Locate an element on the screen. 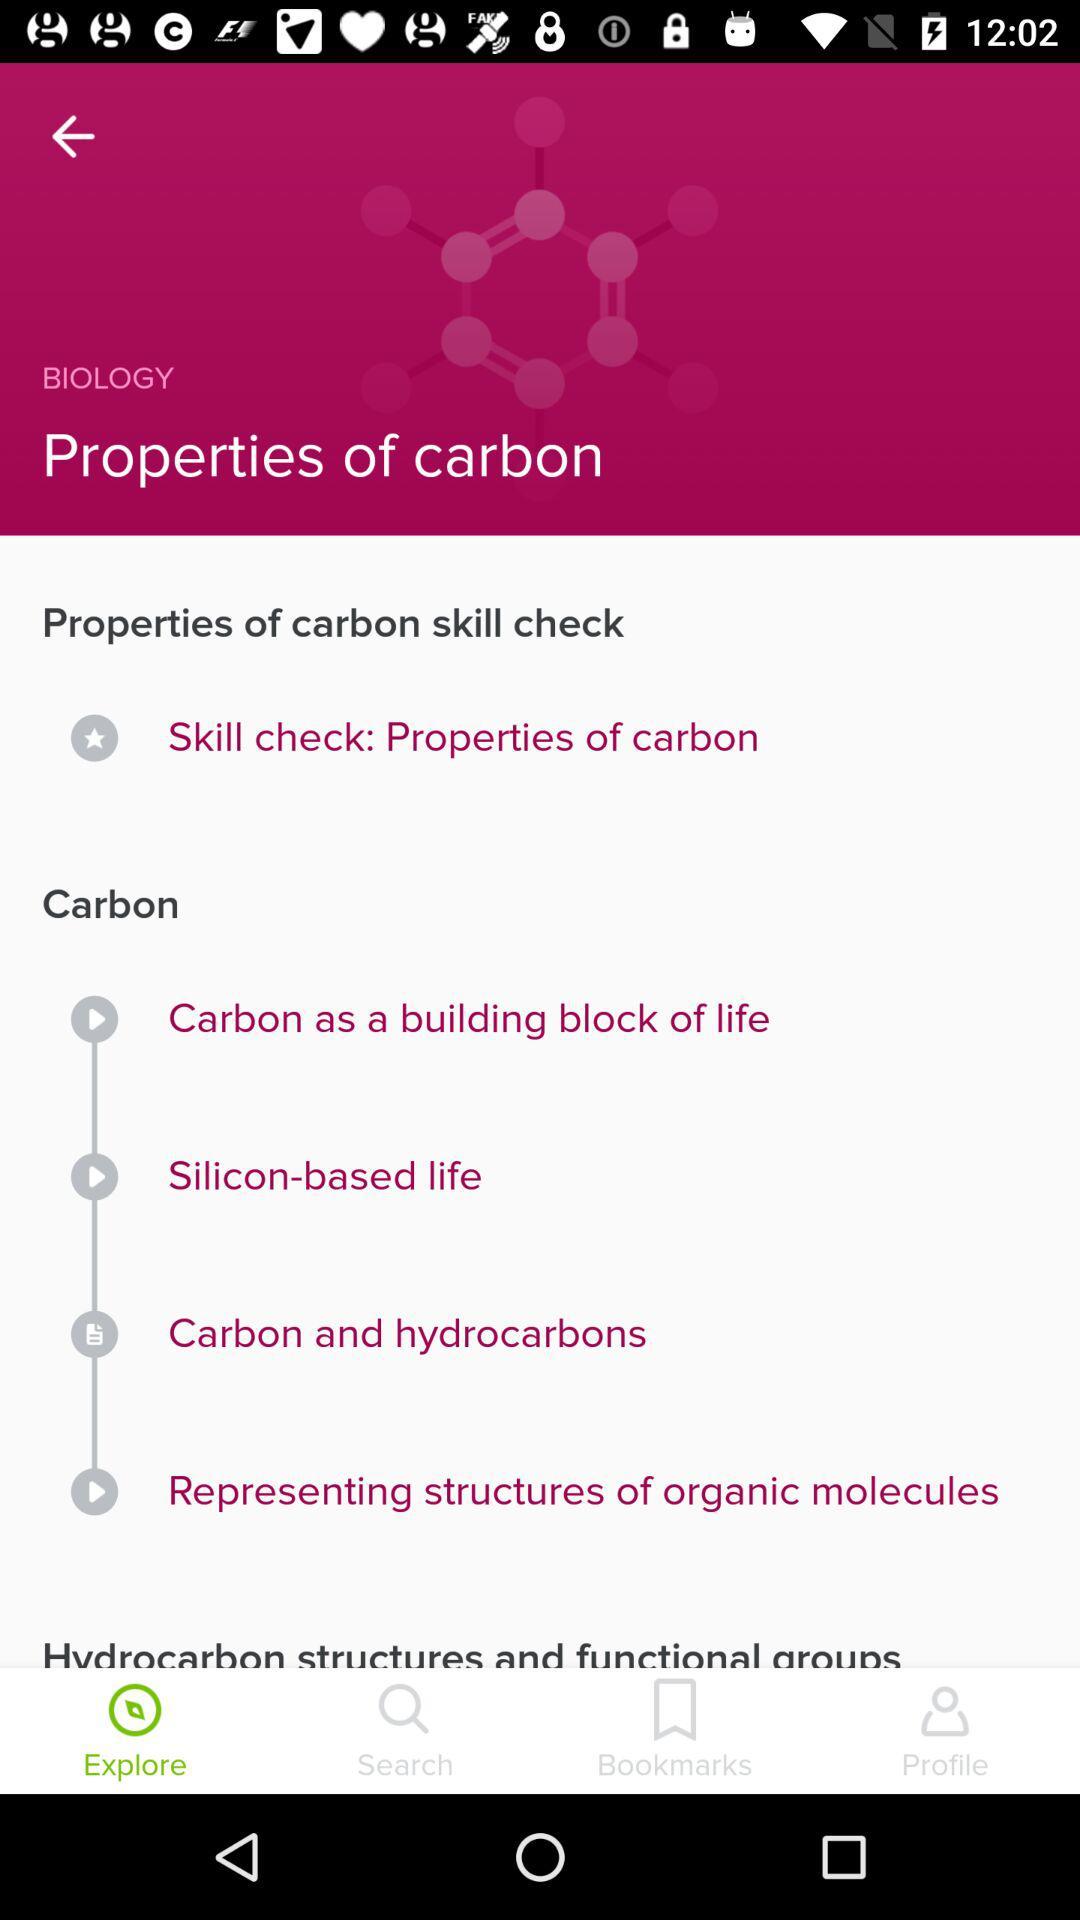 The width and height of the screenshot is (1080, 1920). bookmarks is located at coordinates (675, 1732).